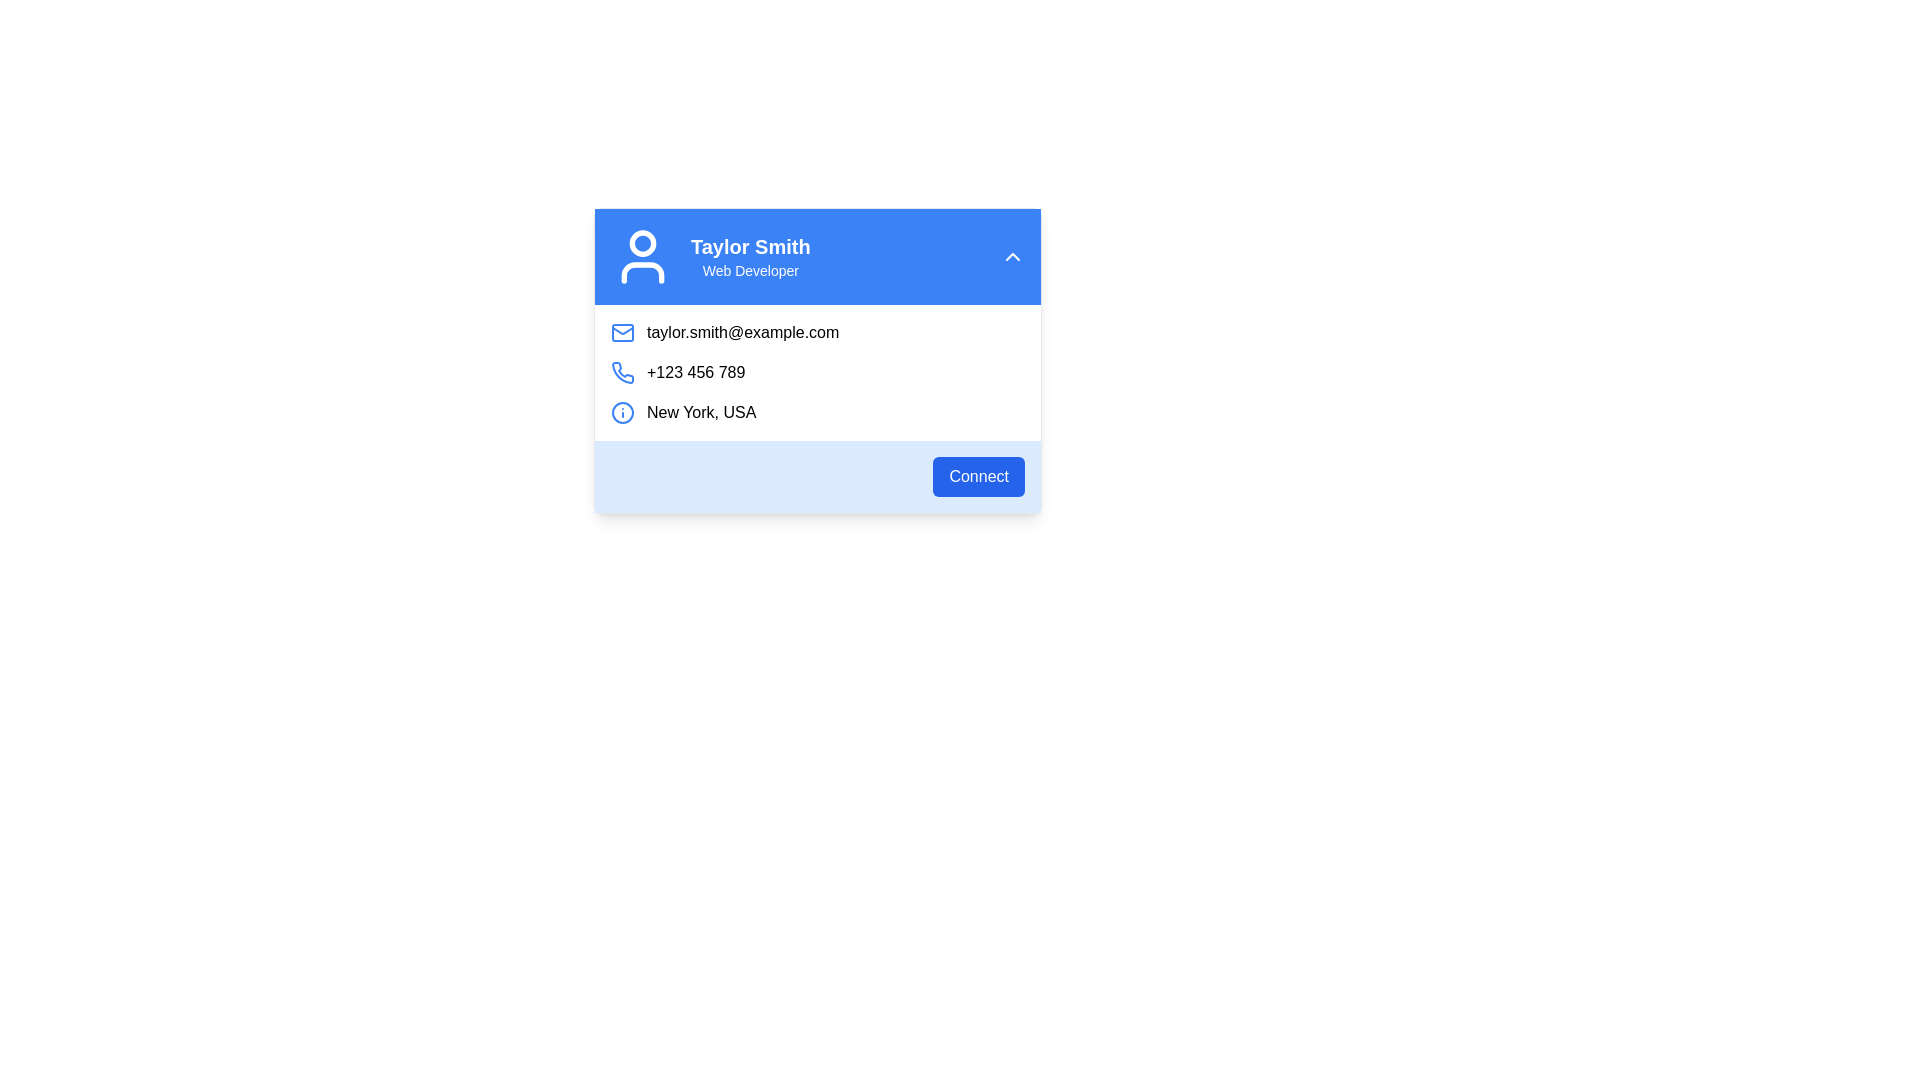 The width and height of the screenshot is (1920, 1080). What do you see at coordinates (979, 477) in the screenshot?
I see `the 'Connect' button with a blue background and white text, located in the footer section of the user contact information box, for keyboard navigation` at bounding box center [979, 477].